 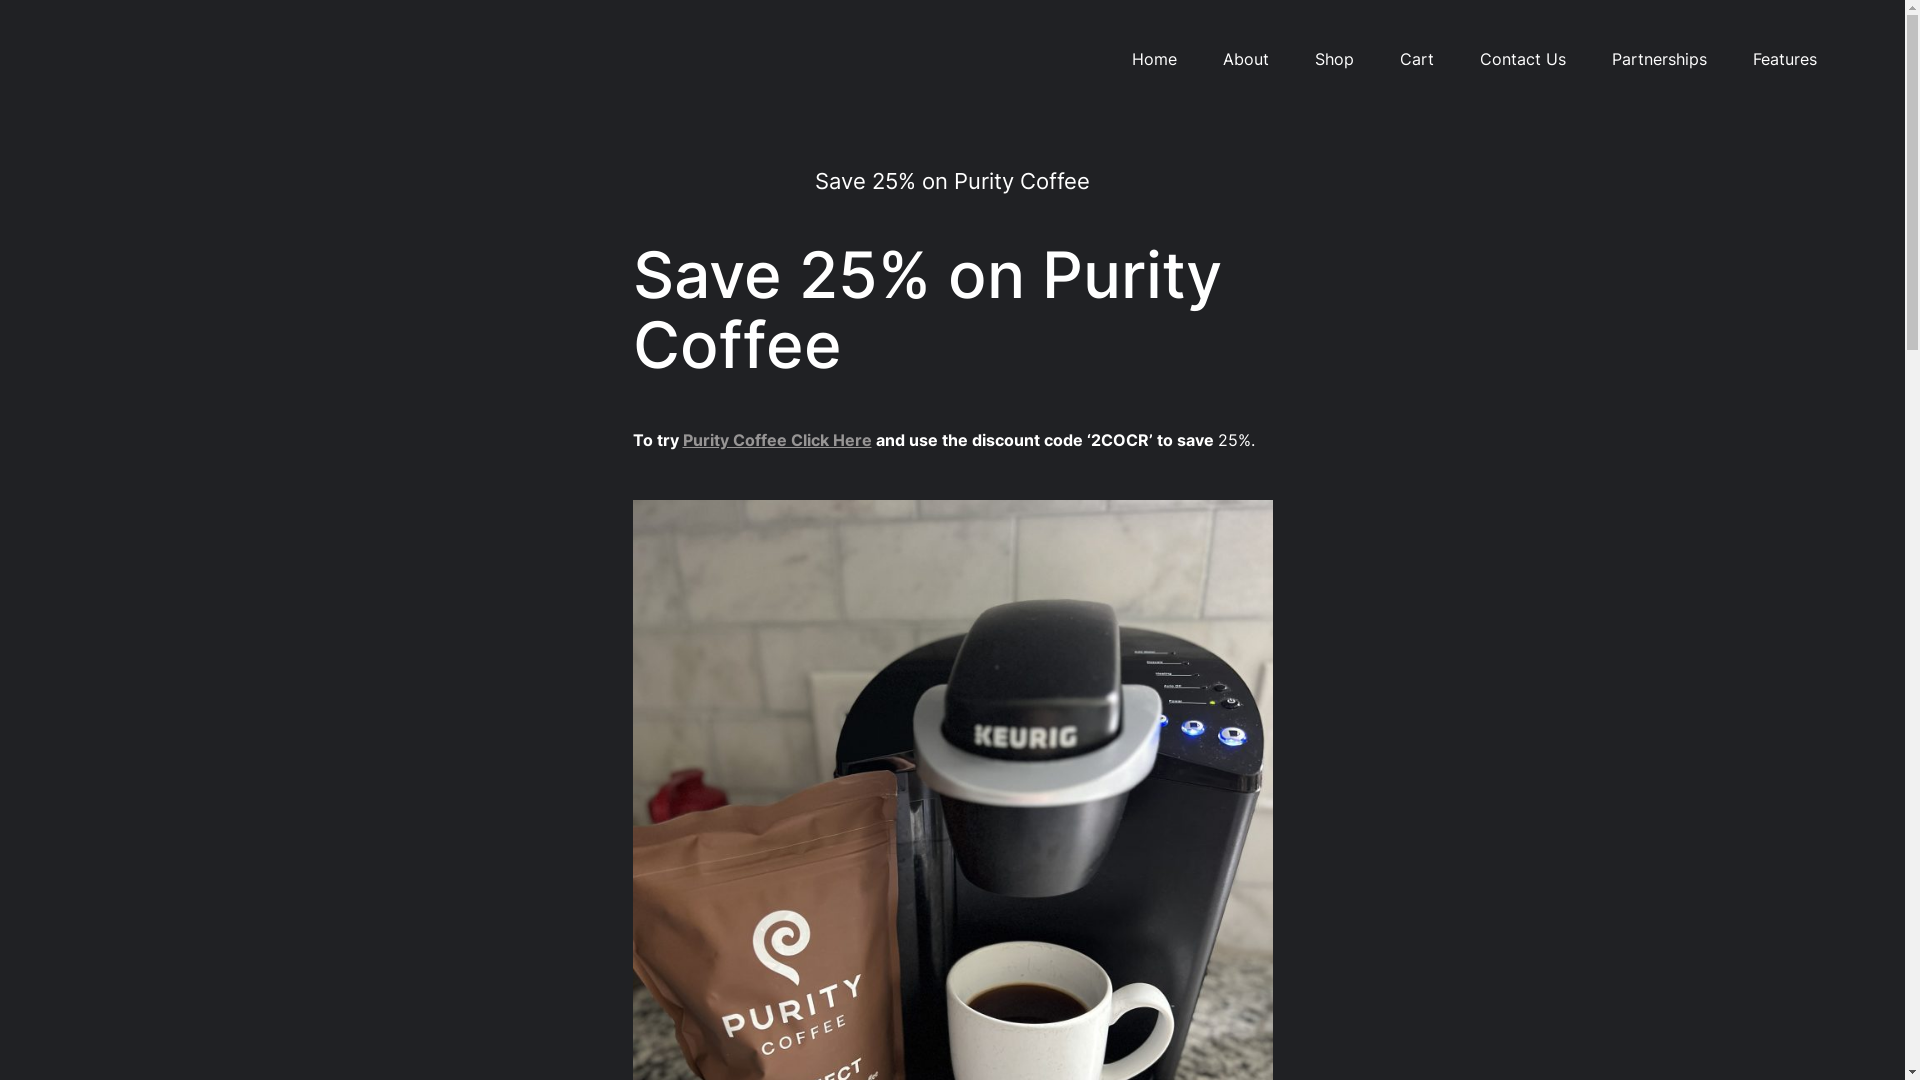 I want to click on 'Purity Coffee Click Here', so click(x=775, y=438).